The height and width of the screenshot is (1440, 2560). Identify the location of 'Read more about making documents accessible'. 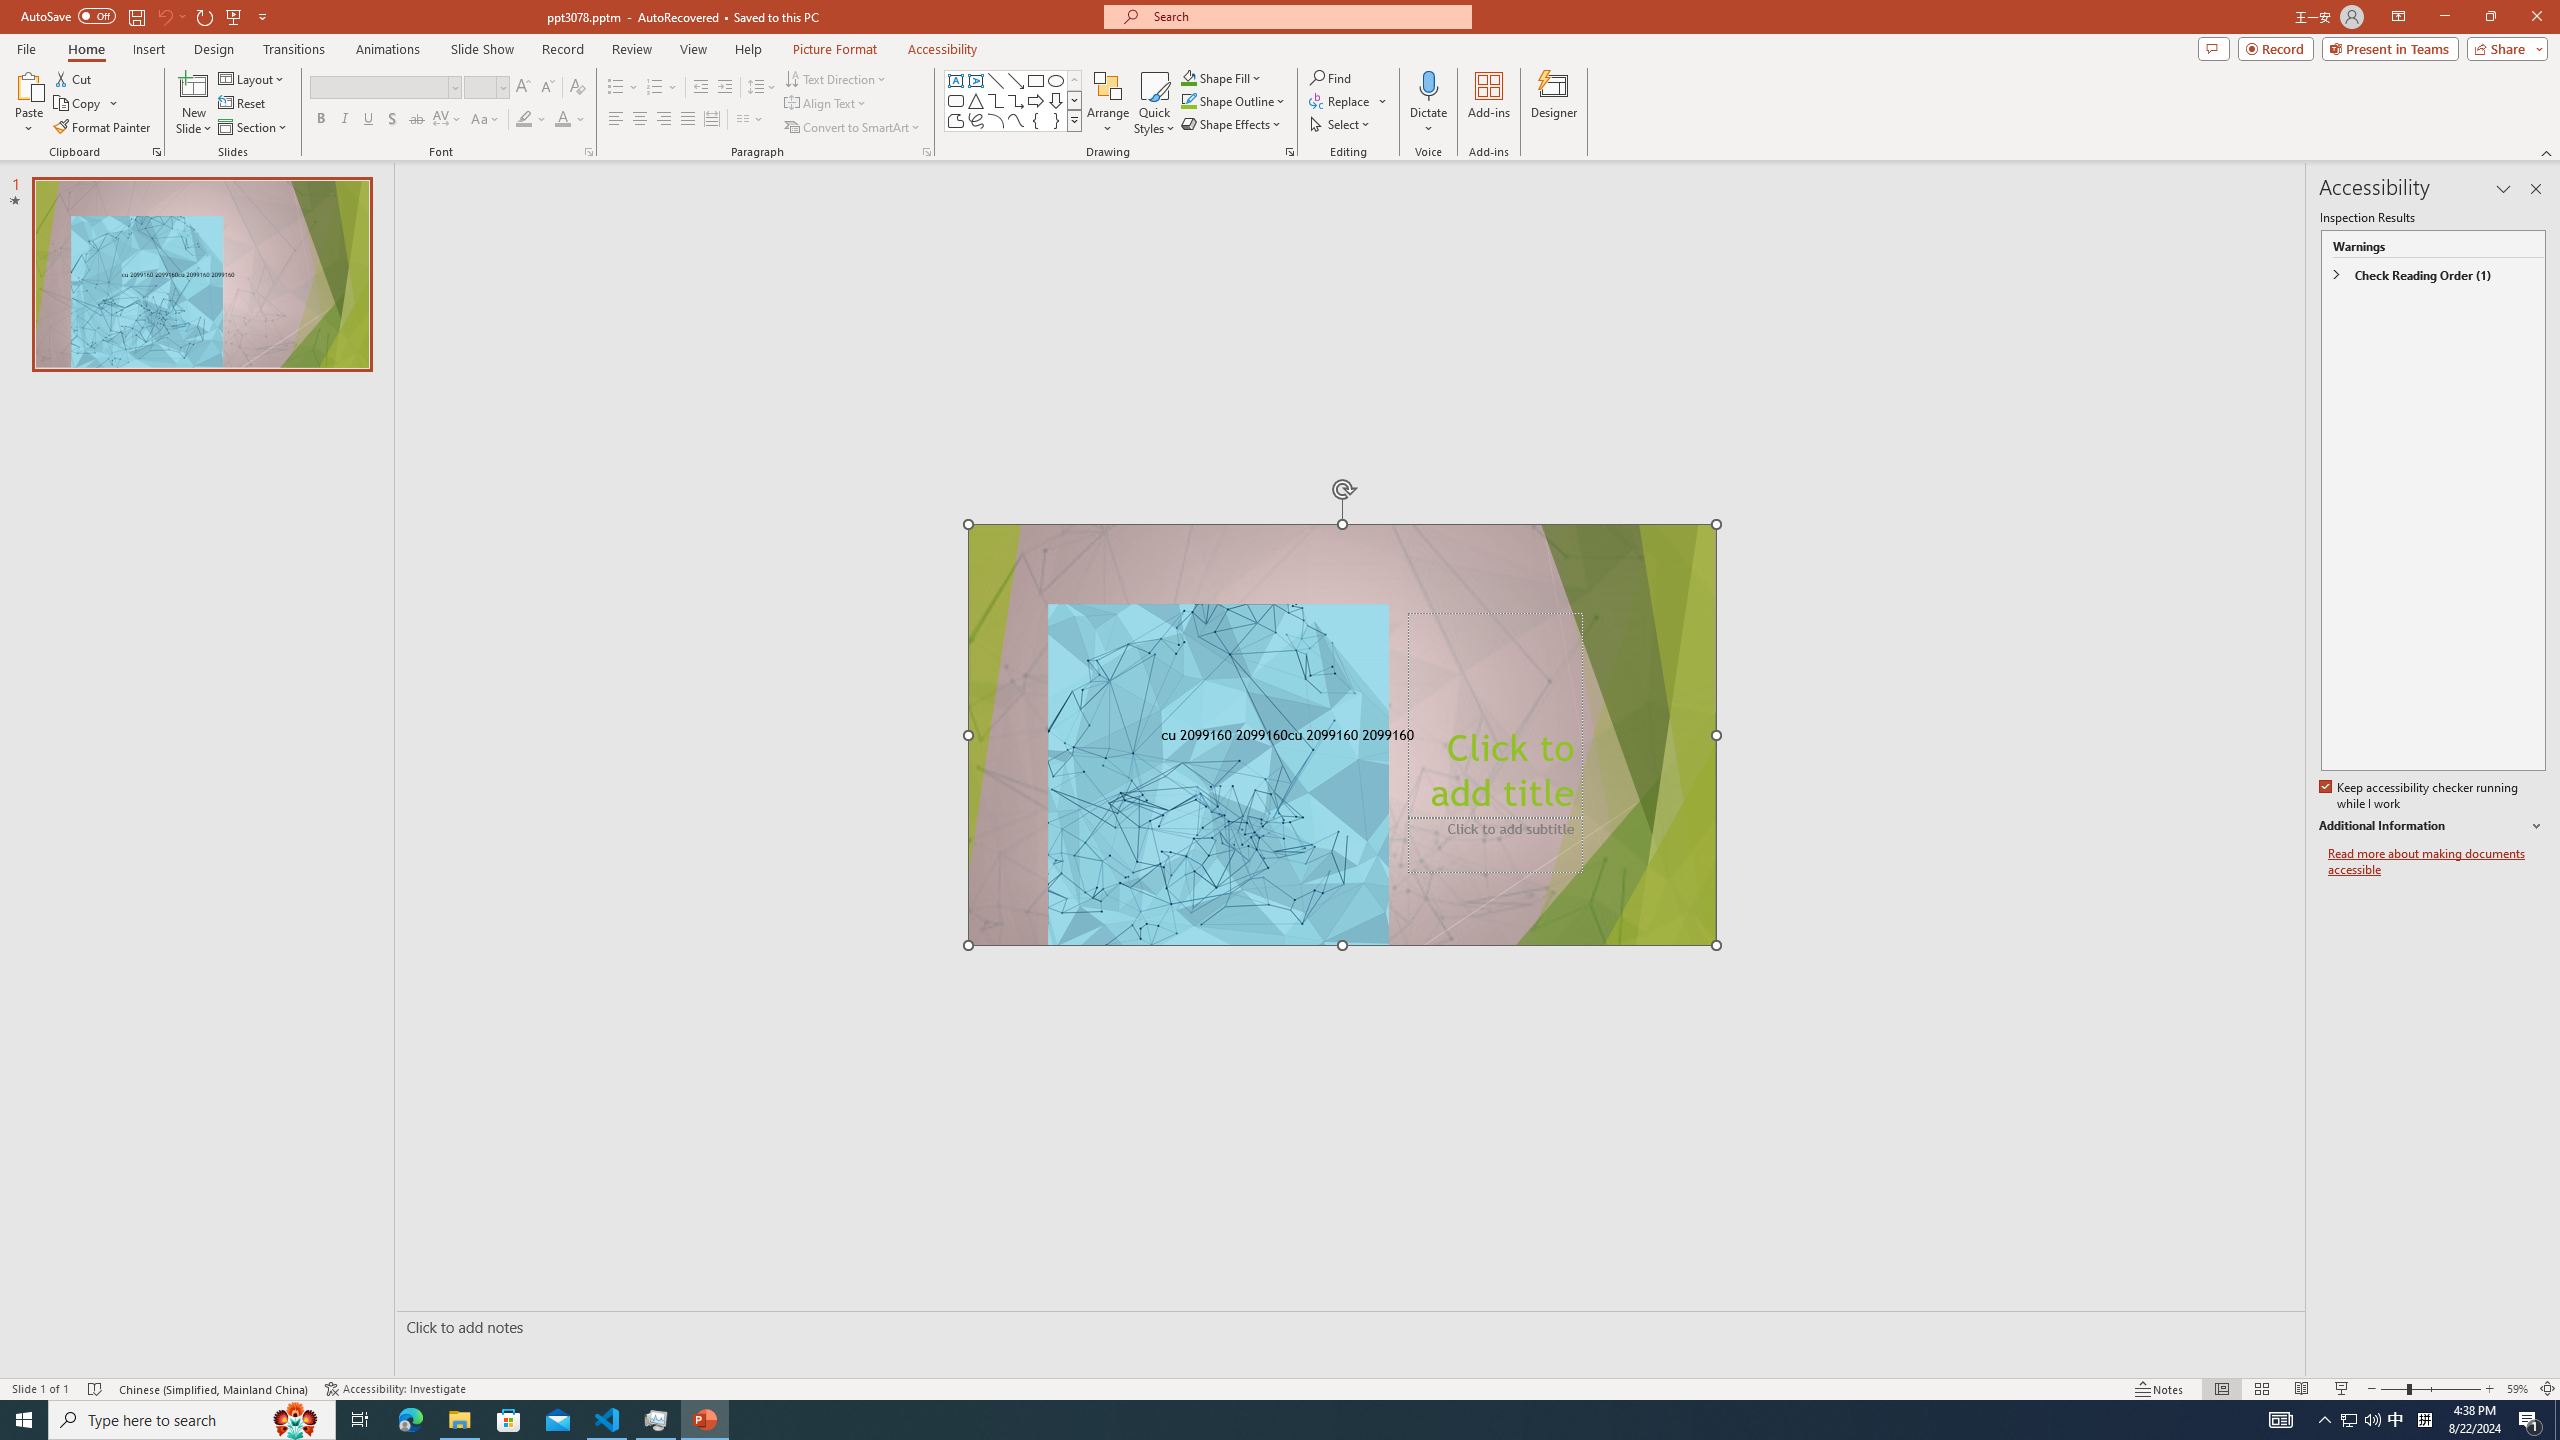
(2437, 861).